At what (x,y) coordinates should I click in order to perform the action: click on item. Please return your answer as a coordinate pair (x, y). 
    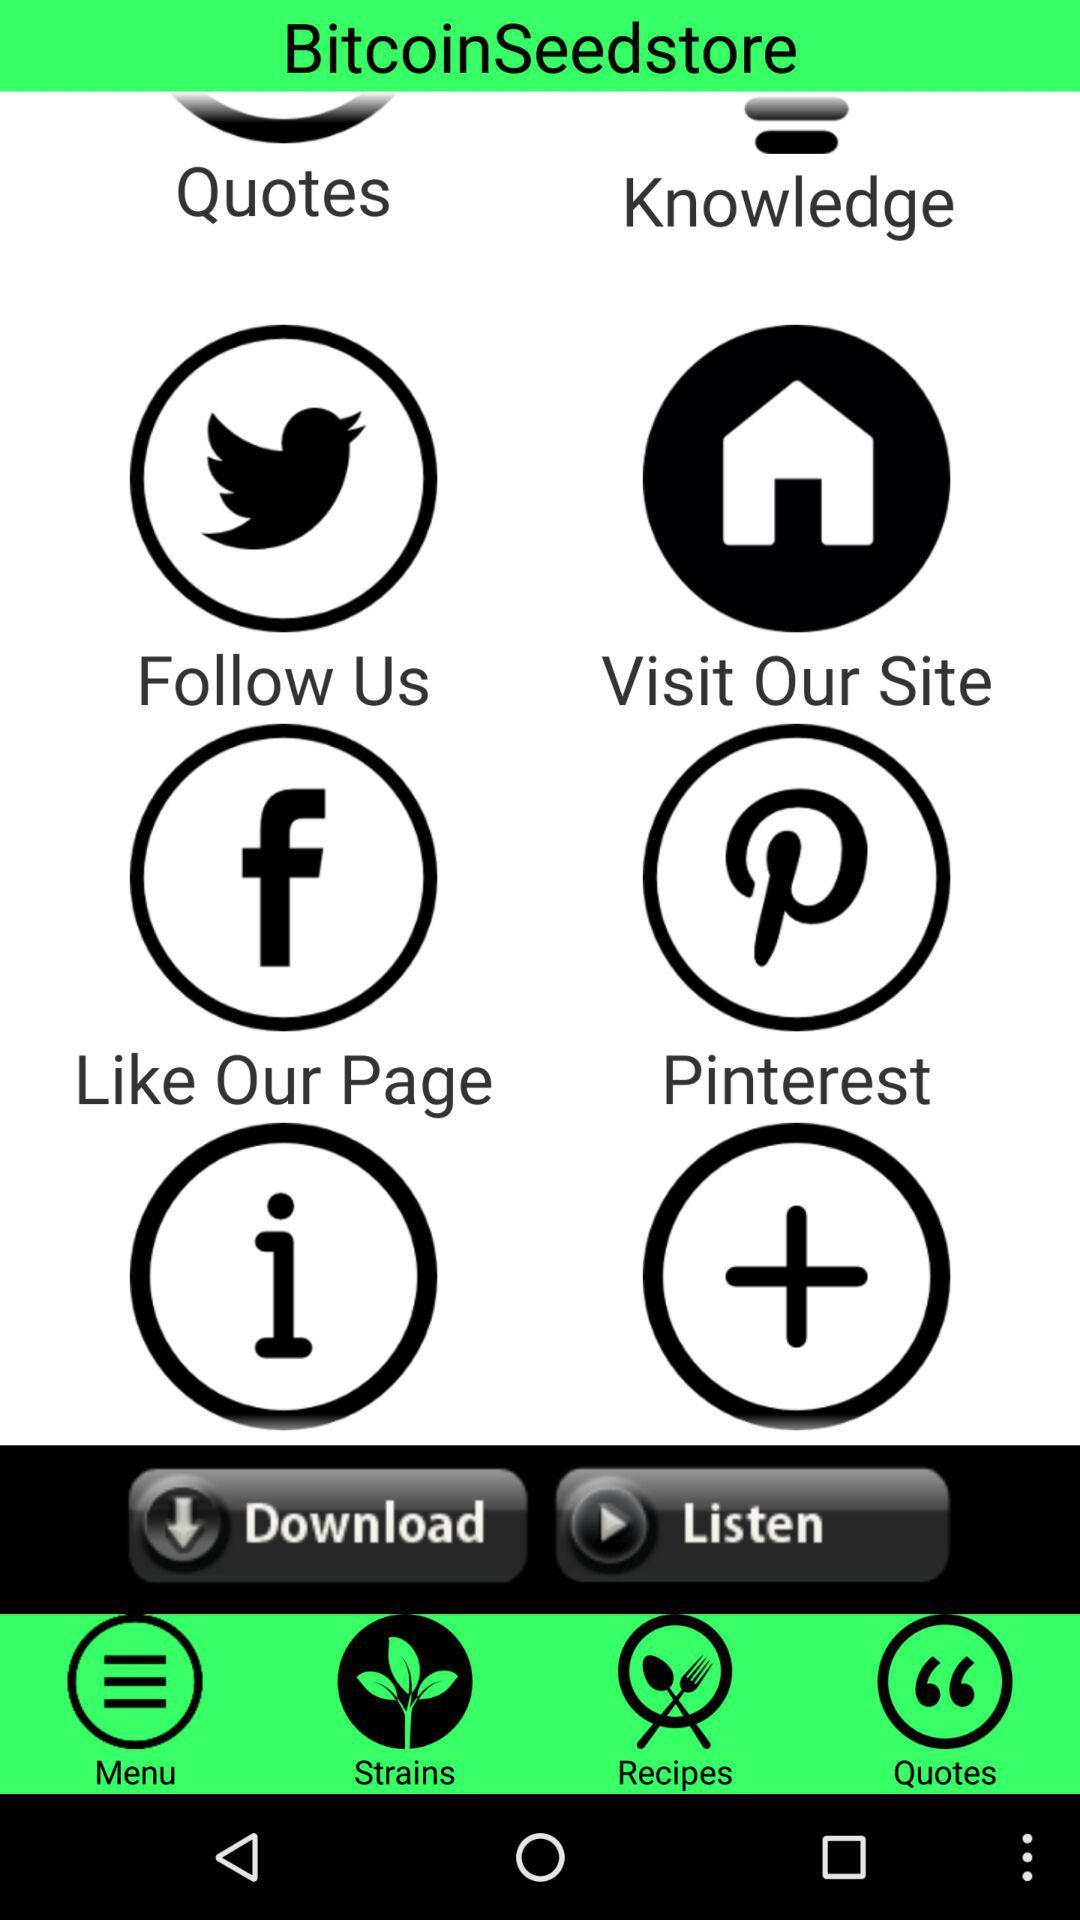
    Looking at the image, I should click on (795, 1275).